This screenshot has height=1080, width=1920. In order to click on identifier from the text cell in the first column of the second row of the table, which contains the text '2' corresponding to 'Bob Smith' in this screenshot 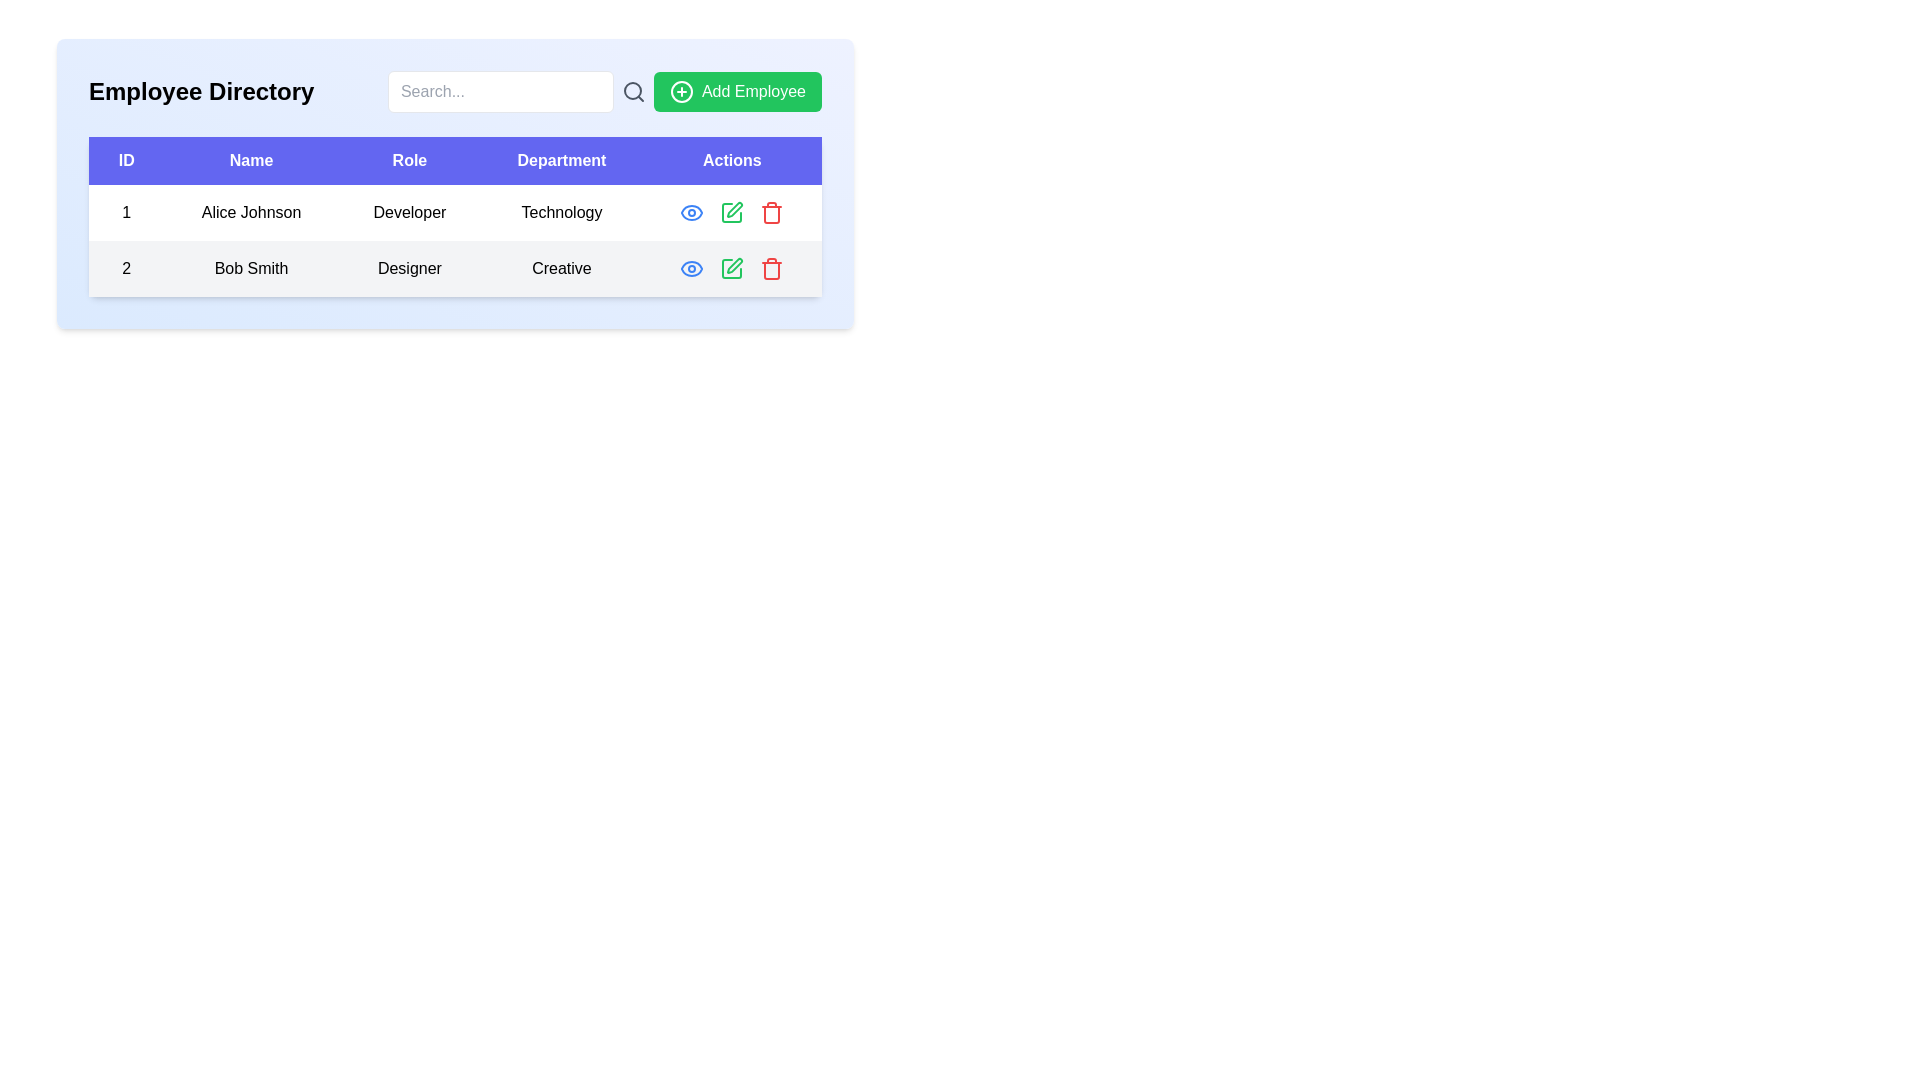, I will do `click(125, 268)`.